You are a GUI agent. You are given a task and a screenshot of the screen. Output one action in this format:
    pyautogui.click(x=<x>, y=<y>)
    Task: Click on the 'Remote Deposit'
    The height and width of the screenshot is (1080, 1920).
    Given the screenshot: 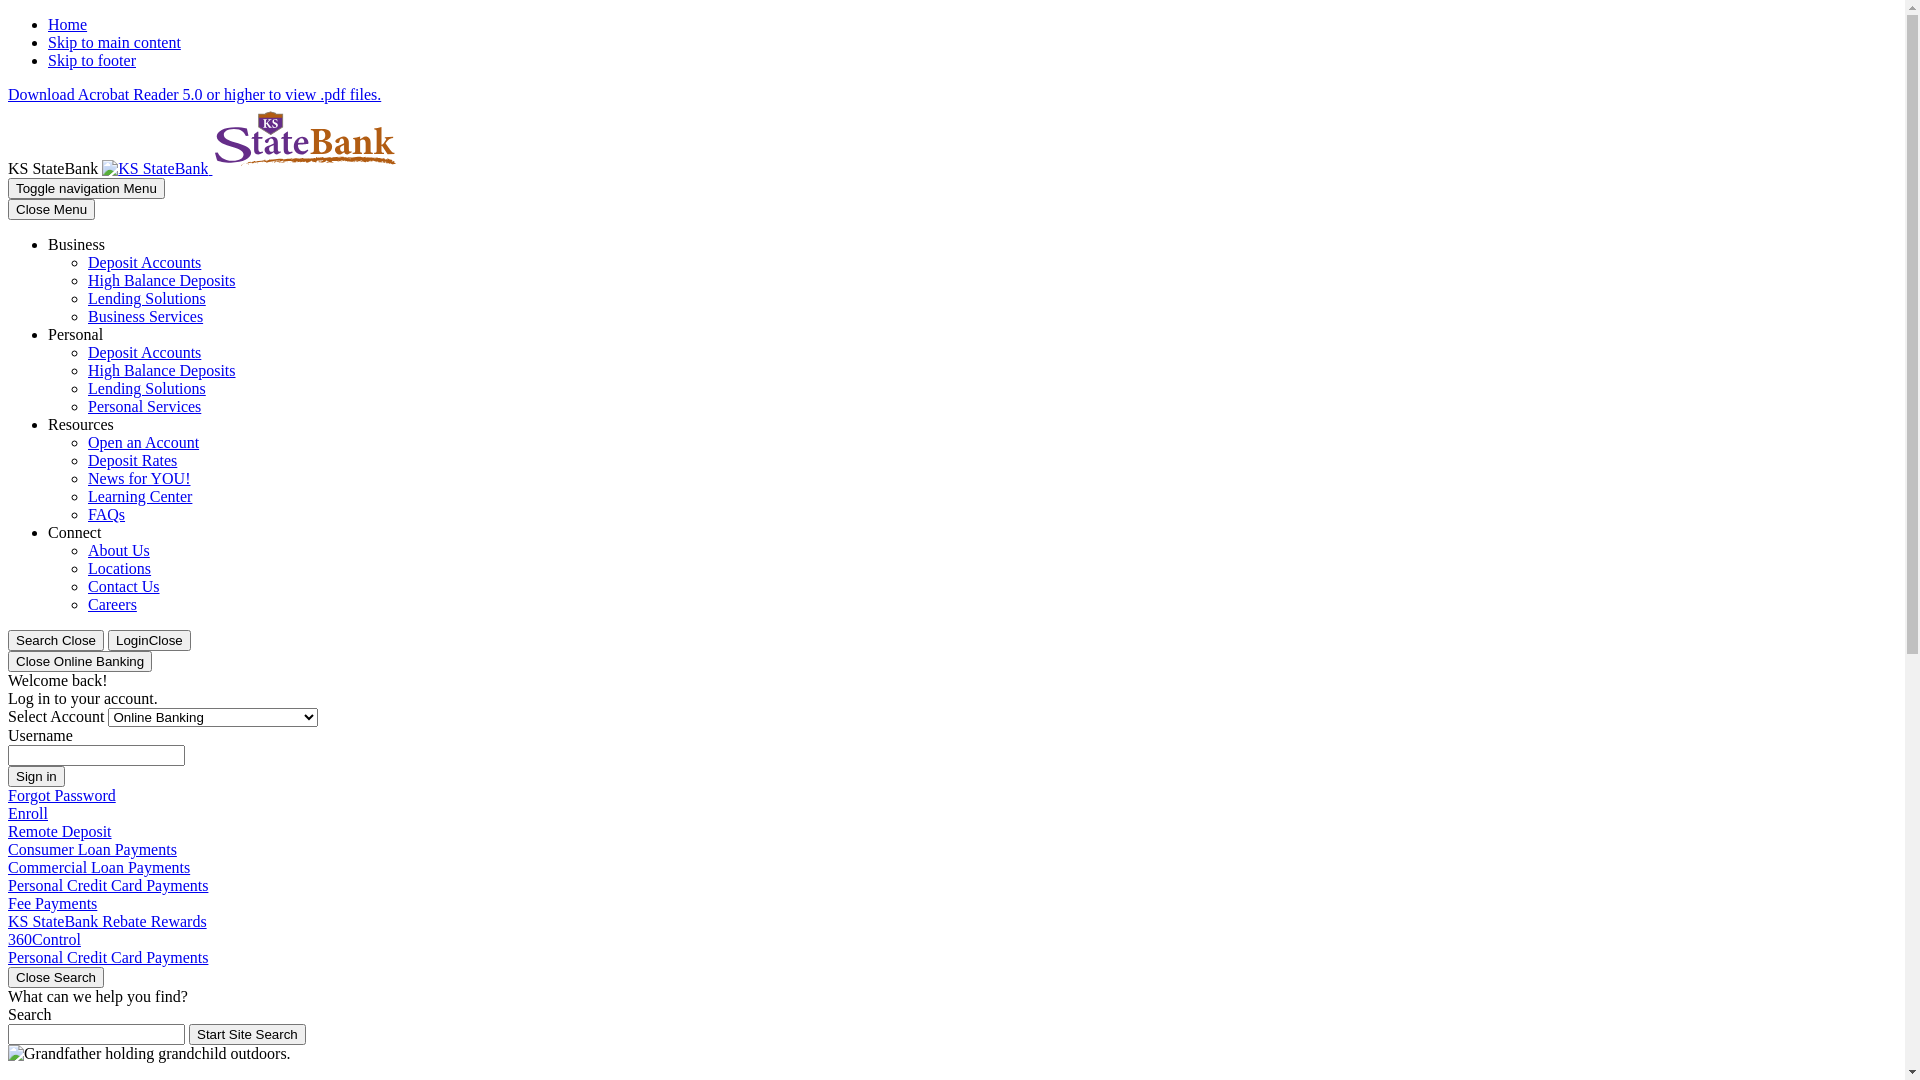 What is the action you would take?
    pyautogui.click(x=59, y=831)
    